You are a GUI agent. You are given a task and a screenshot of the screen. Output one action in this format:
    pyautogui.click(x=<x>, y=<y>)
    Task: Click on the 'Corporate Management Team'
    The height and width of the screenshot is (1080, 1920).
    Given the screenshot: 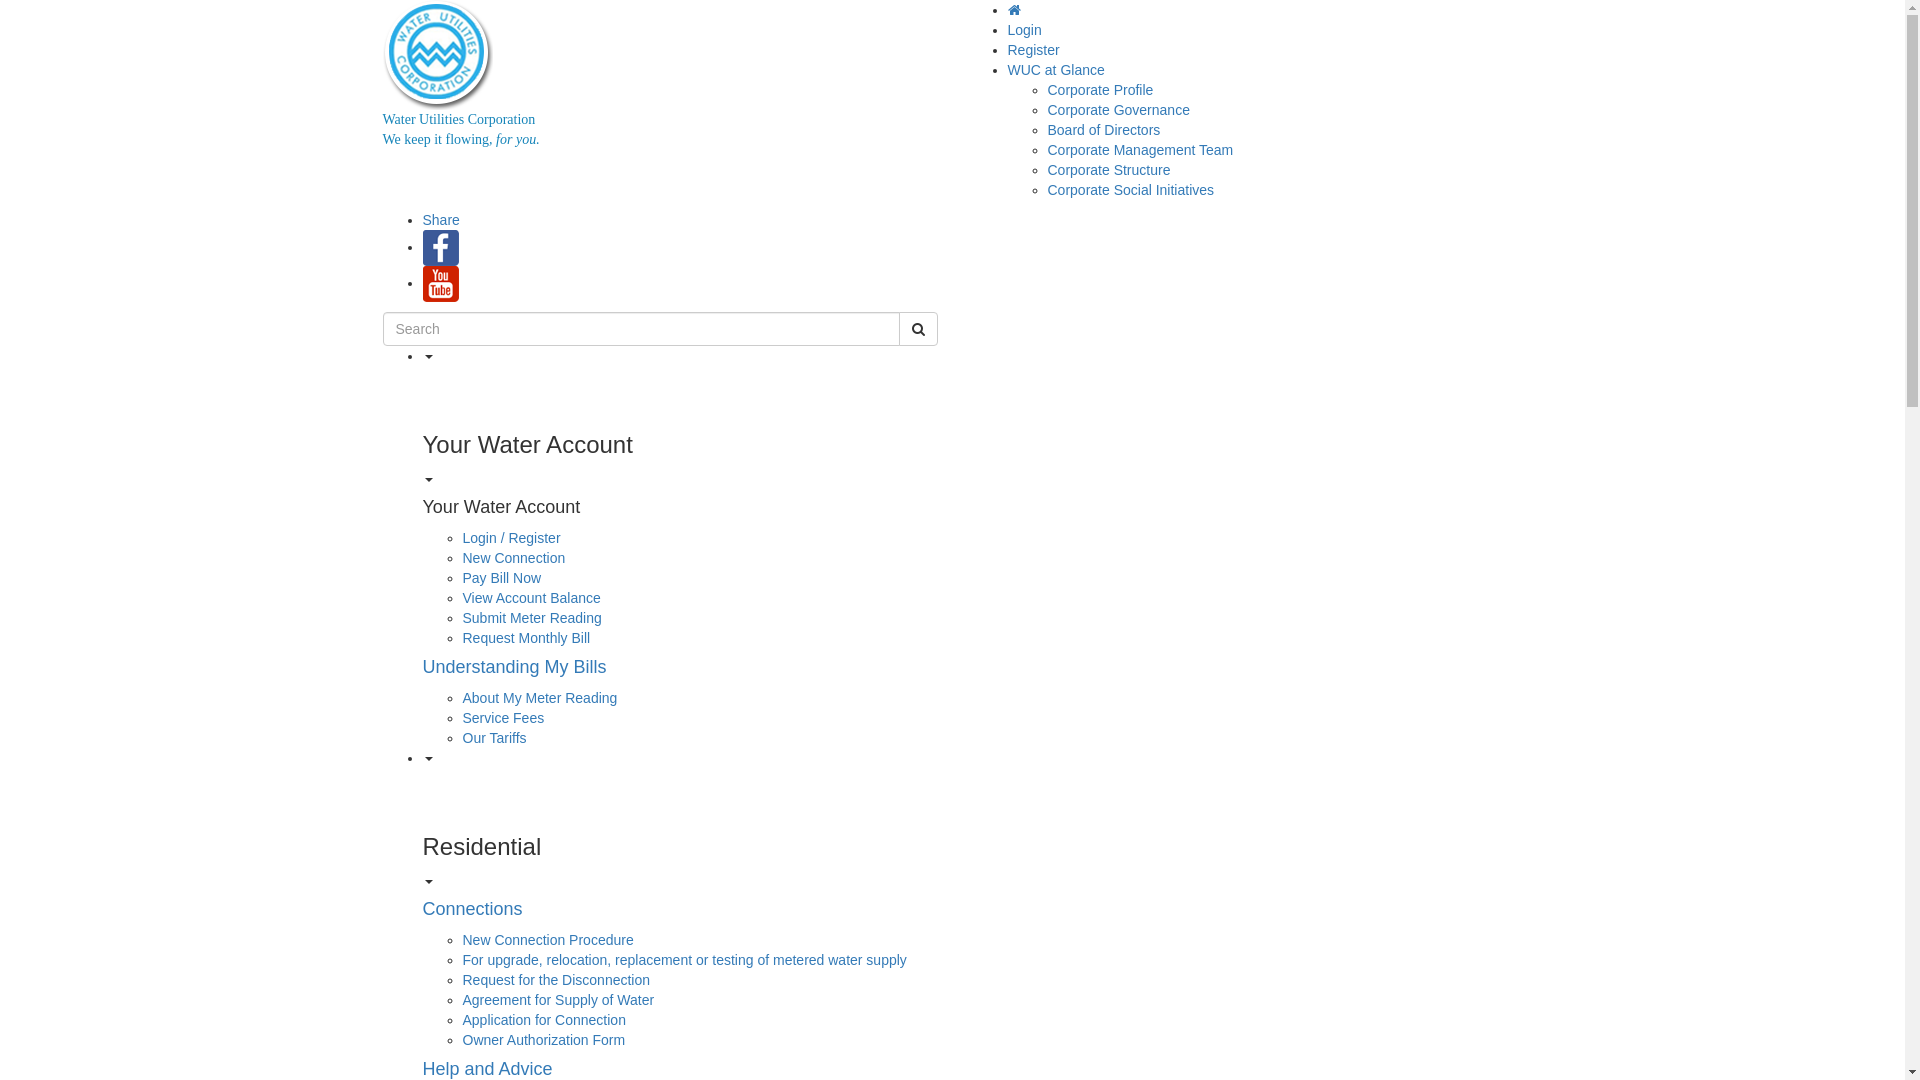 What is the action you would take?
    pyautogui.click(x=1141, y=149)
    